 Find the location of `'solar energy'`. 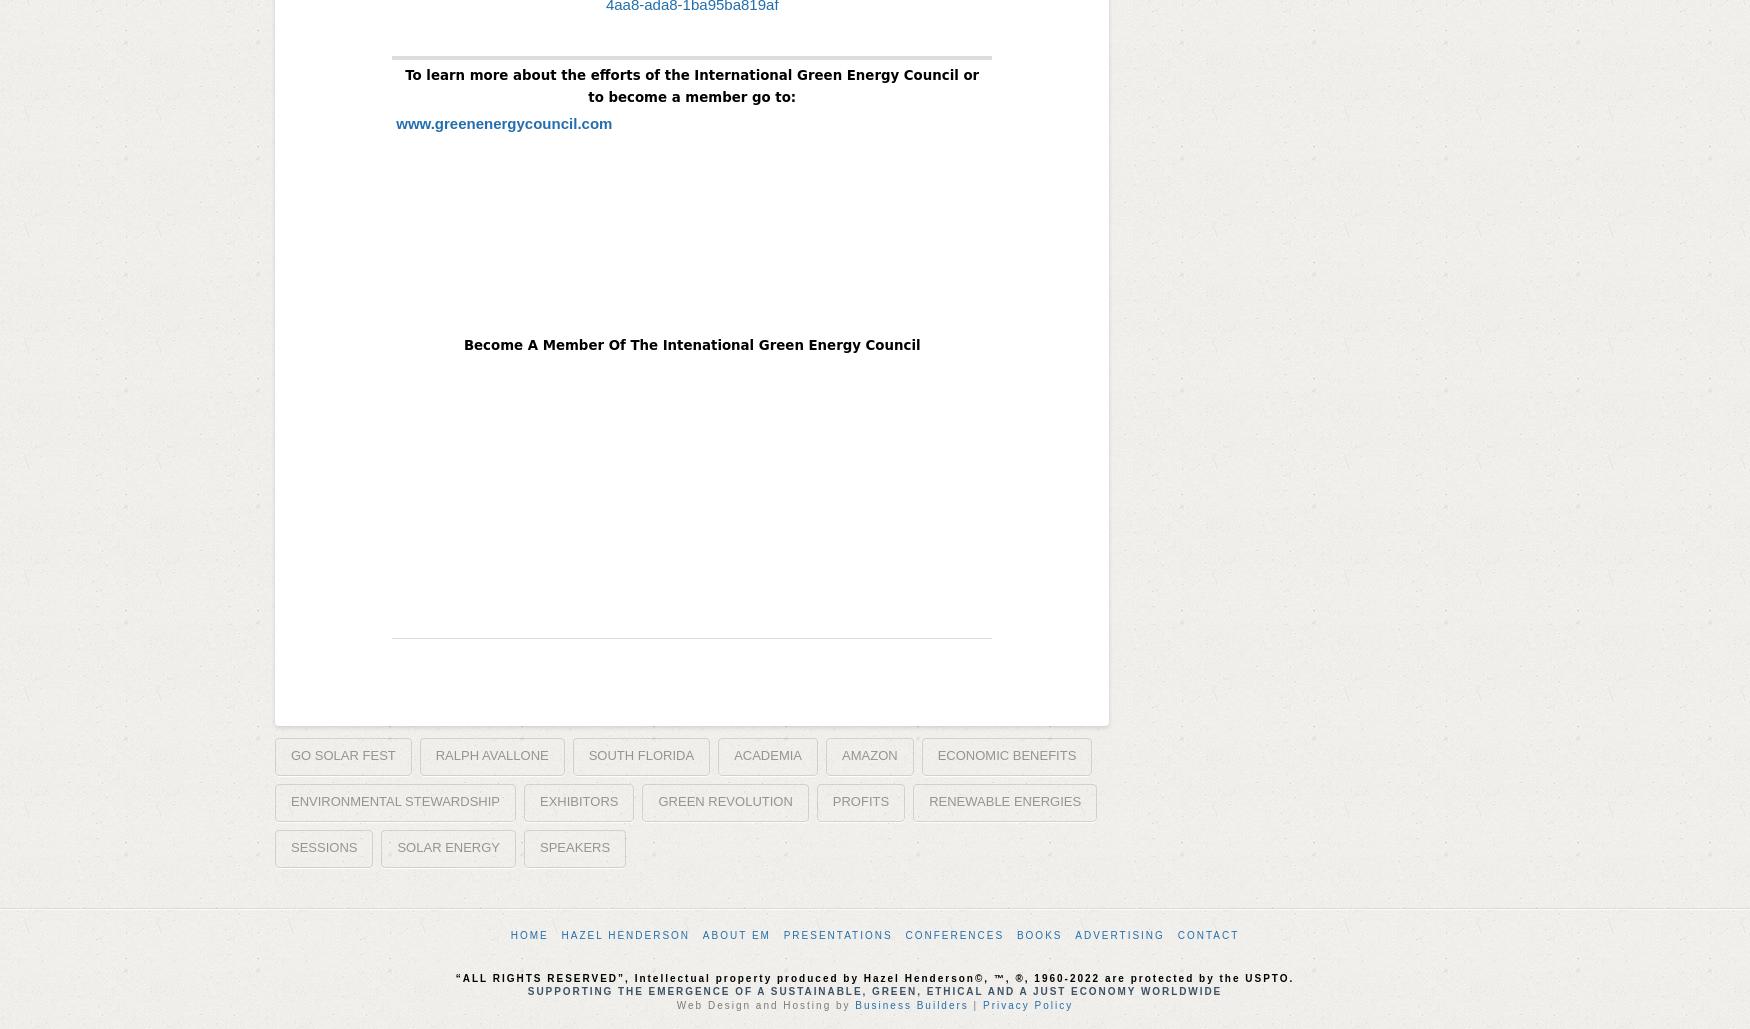

'solar energy' is located at coordinates (448, 845).